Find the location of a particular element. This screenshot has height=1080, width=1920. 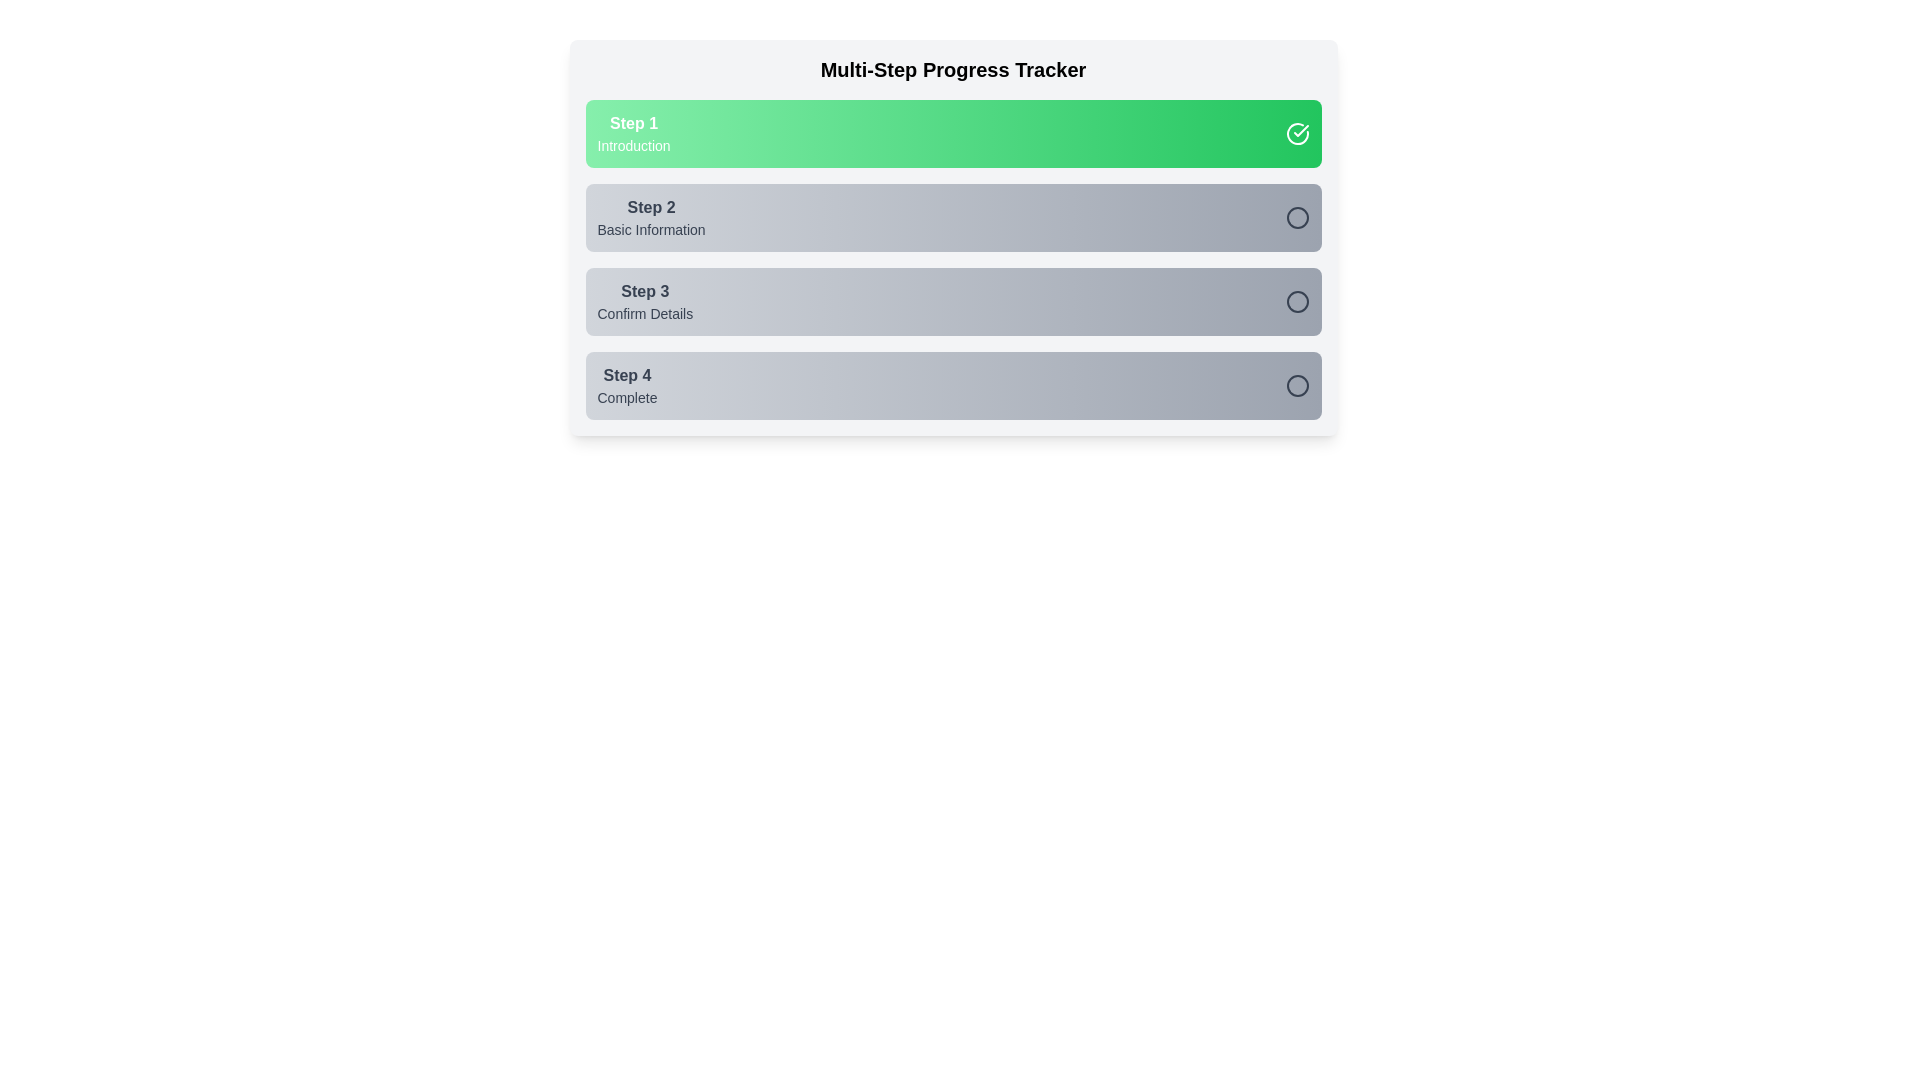

the circular icon that indicates the completion state of the 'Step 1 Introduction' section in the progress tracker, located on the right end of the green horizontal bar is located at coordinates (1297, 134).